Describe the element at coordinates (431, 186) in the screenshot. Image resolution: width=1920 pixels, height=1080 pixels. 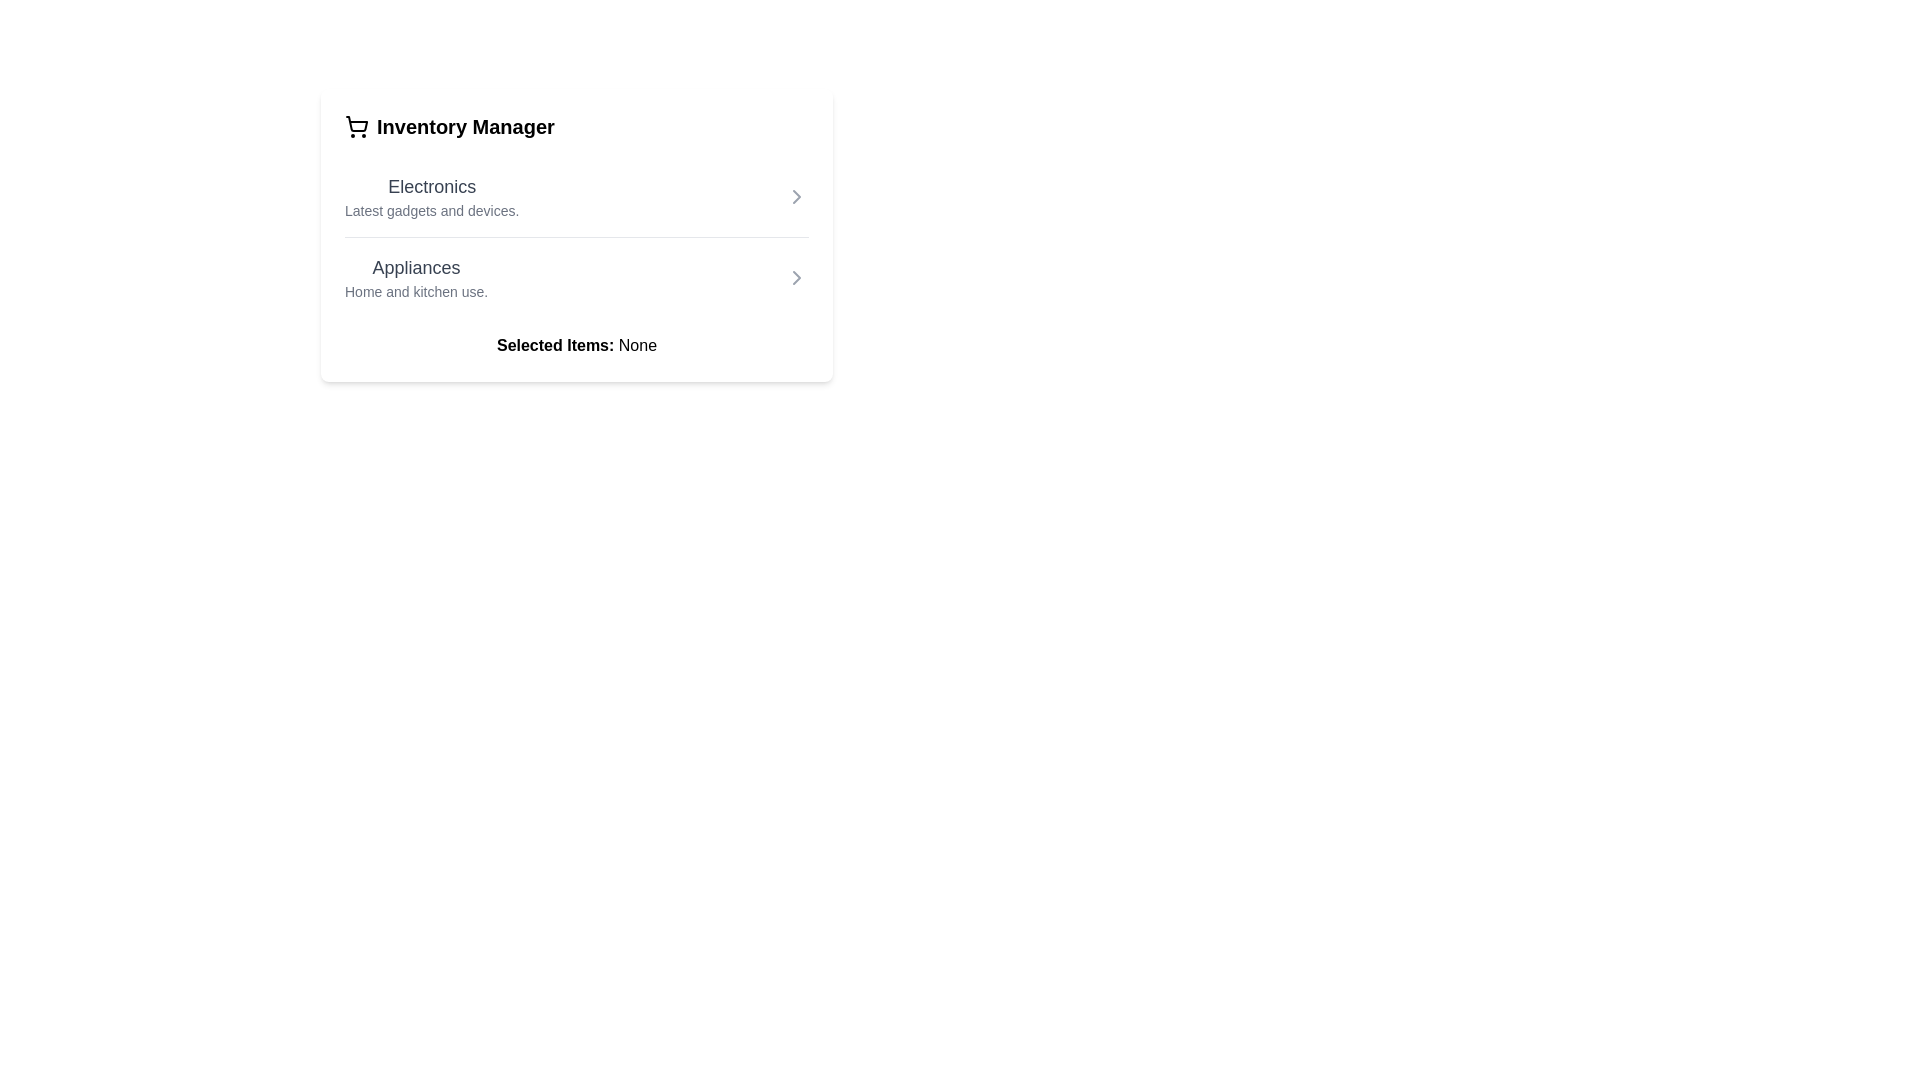
I see `the 'Electronics' text label, which is styled with a larger font size and medium weight, located in the upper section of the 'Inventory Manager' card` at that location.